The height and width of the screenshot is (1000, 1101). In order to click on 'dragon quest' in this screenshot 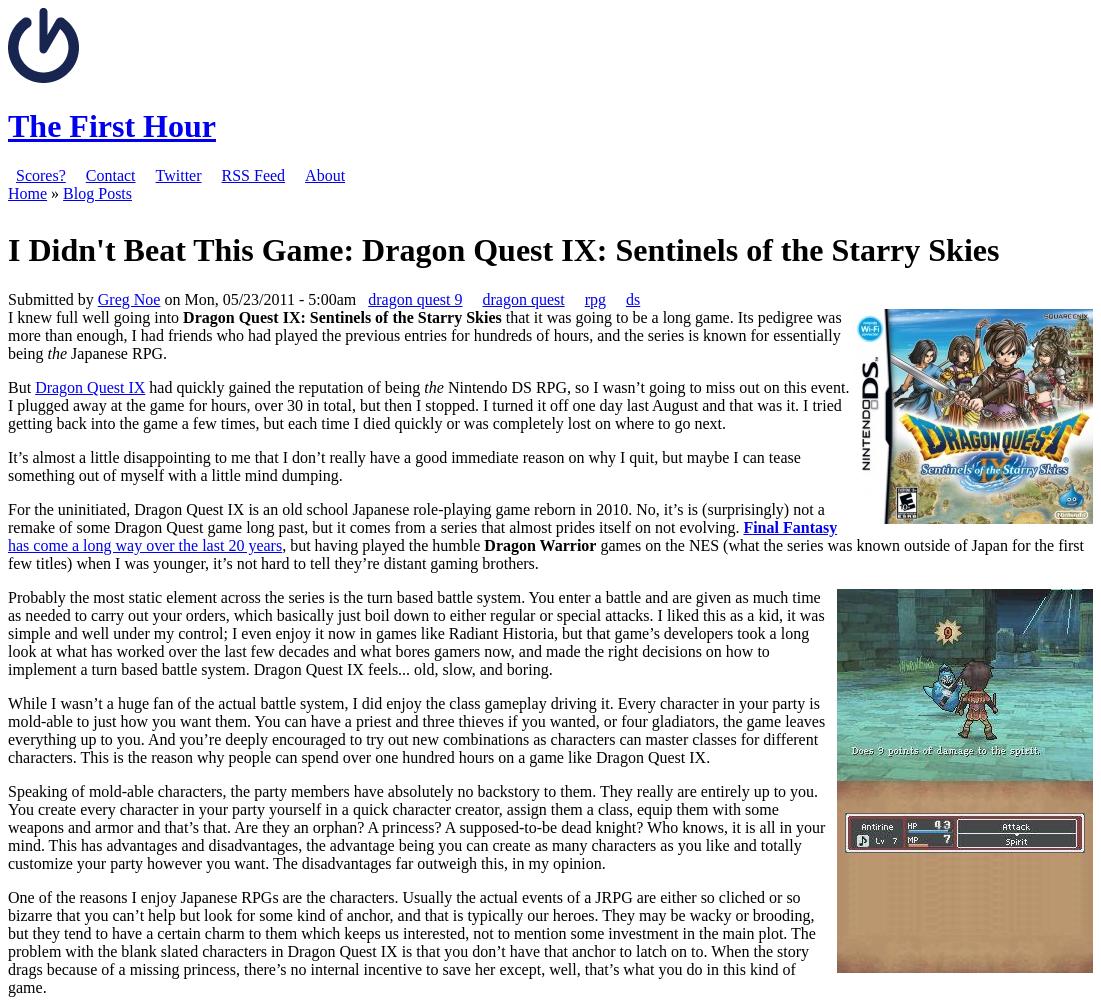, I will do `click(521, 298)`.